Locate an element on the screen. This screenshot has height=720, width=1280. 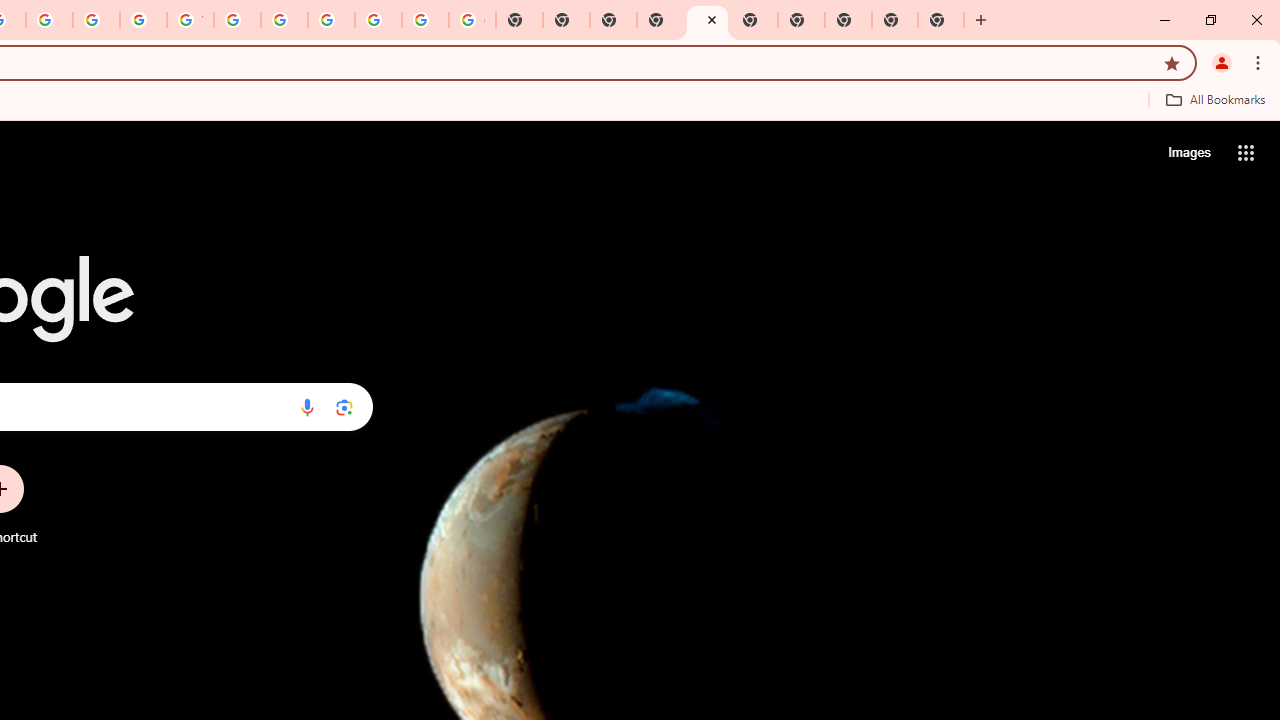
'Search for Images ' is located at coordinates (1189, 152).